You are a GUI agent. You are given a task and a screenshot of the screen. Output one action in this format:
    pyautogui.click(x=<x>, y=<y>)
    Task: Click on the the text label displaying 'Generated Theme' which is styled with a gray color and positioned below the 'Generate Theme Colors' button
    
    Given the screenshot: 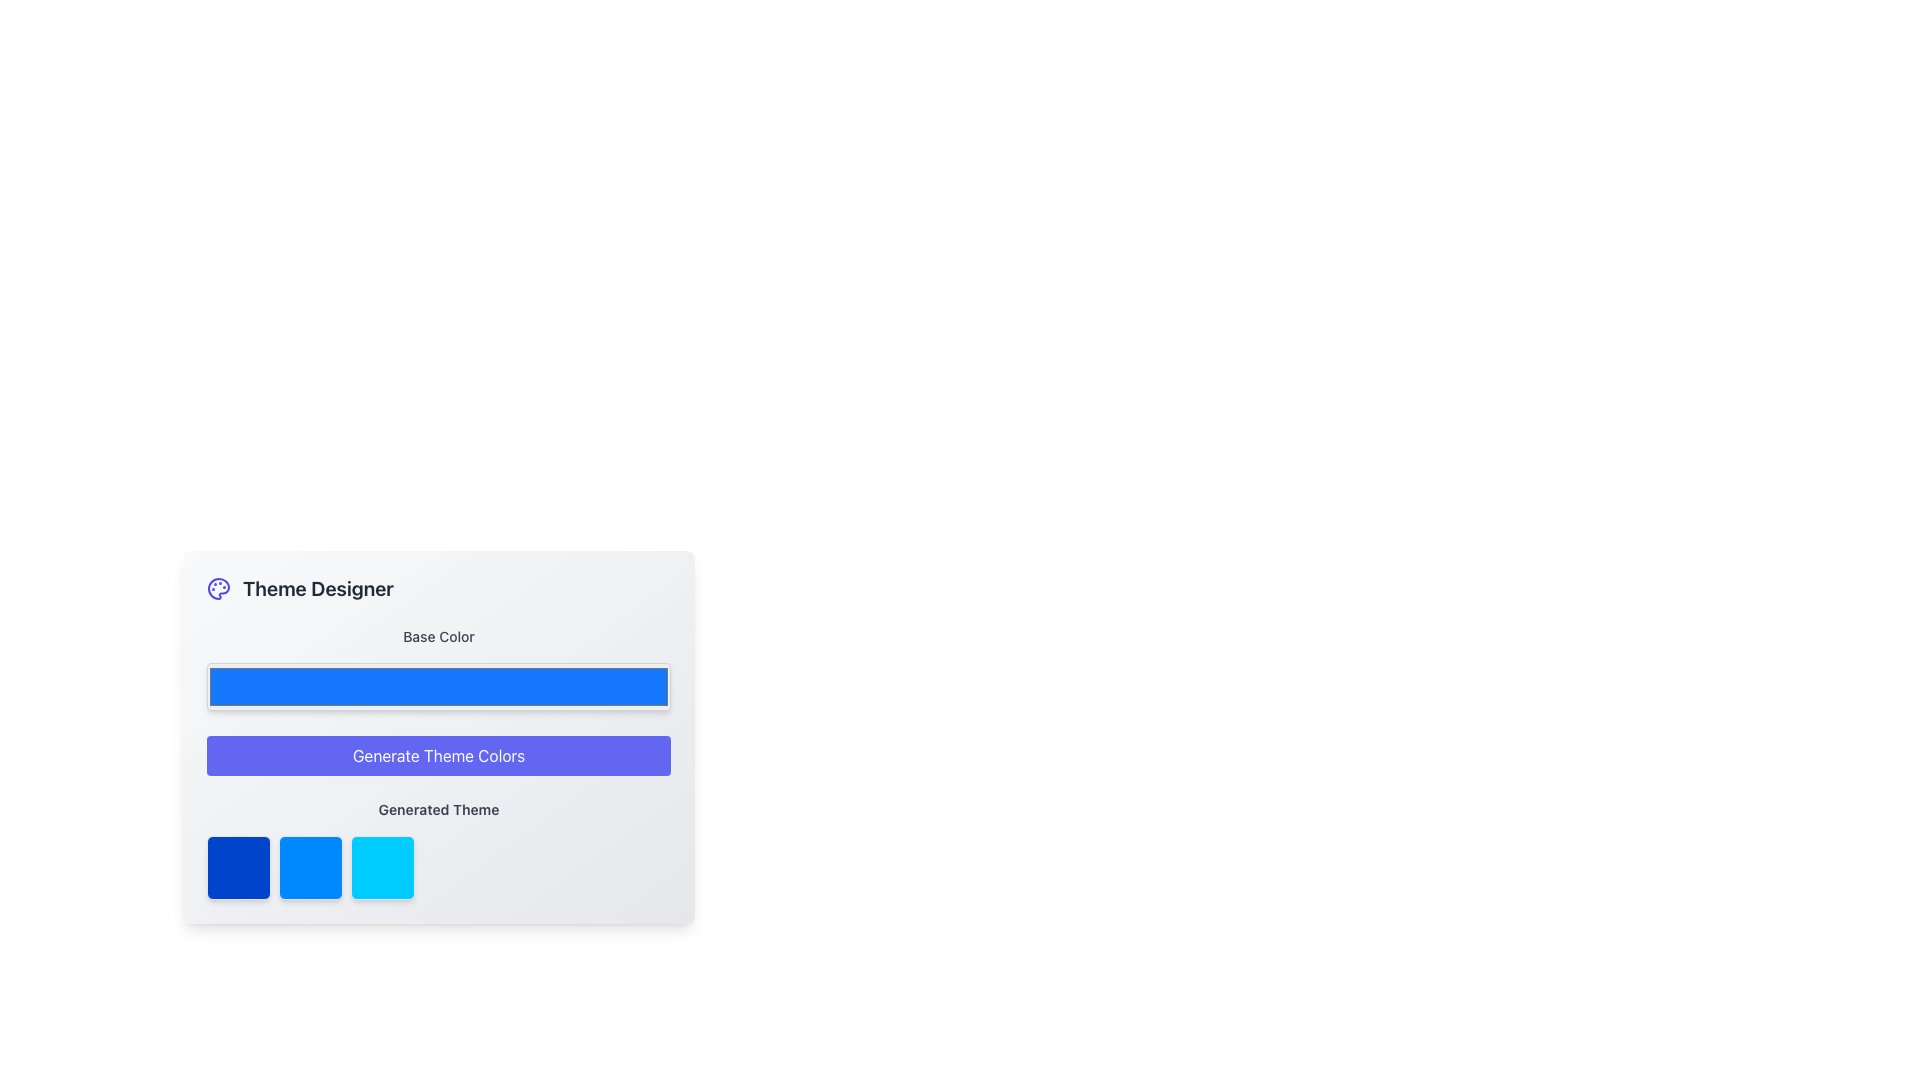 What is the action you would take?
    pyautogui.click(x=437, y=810)
    